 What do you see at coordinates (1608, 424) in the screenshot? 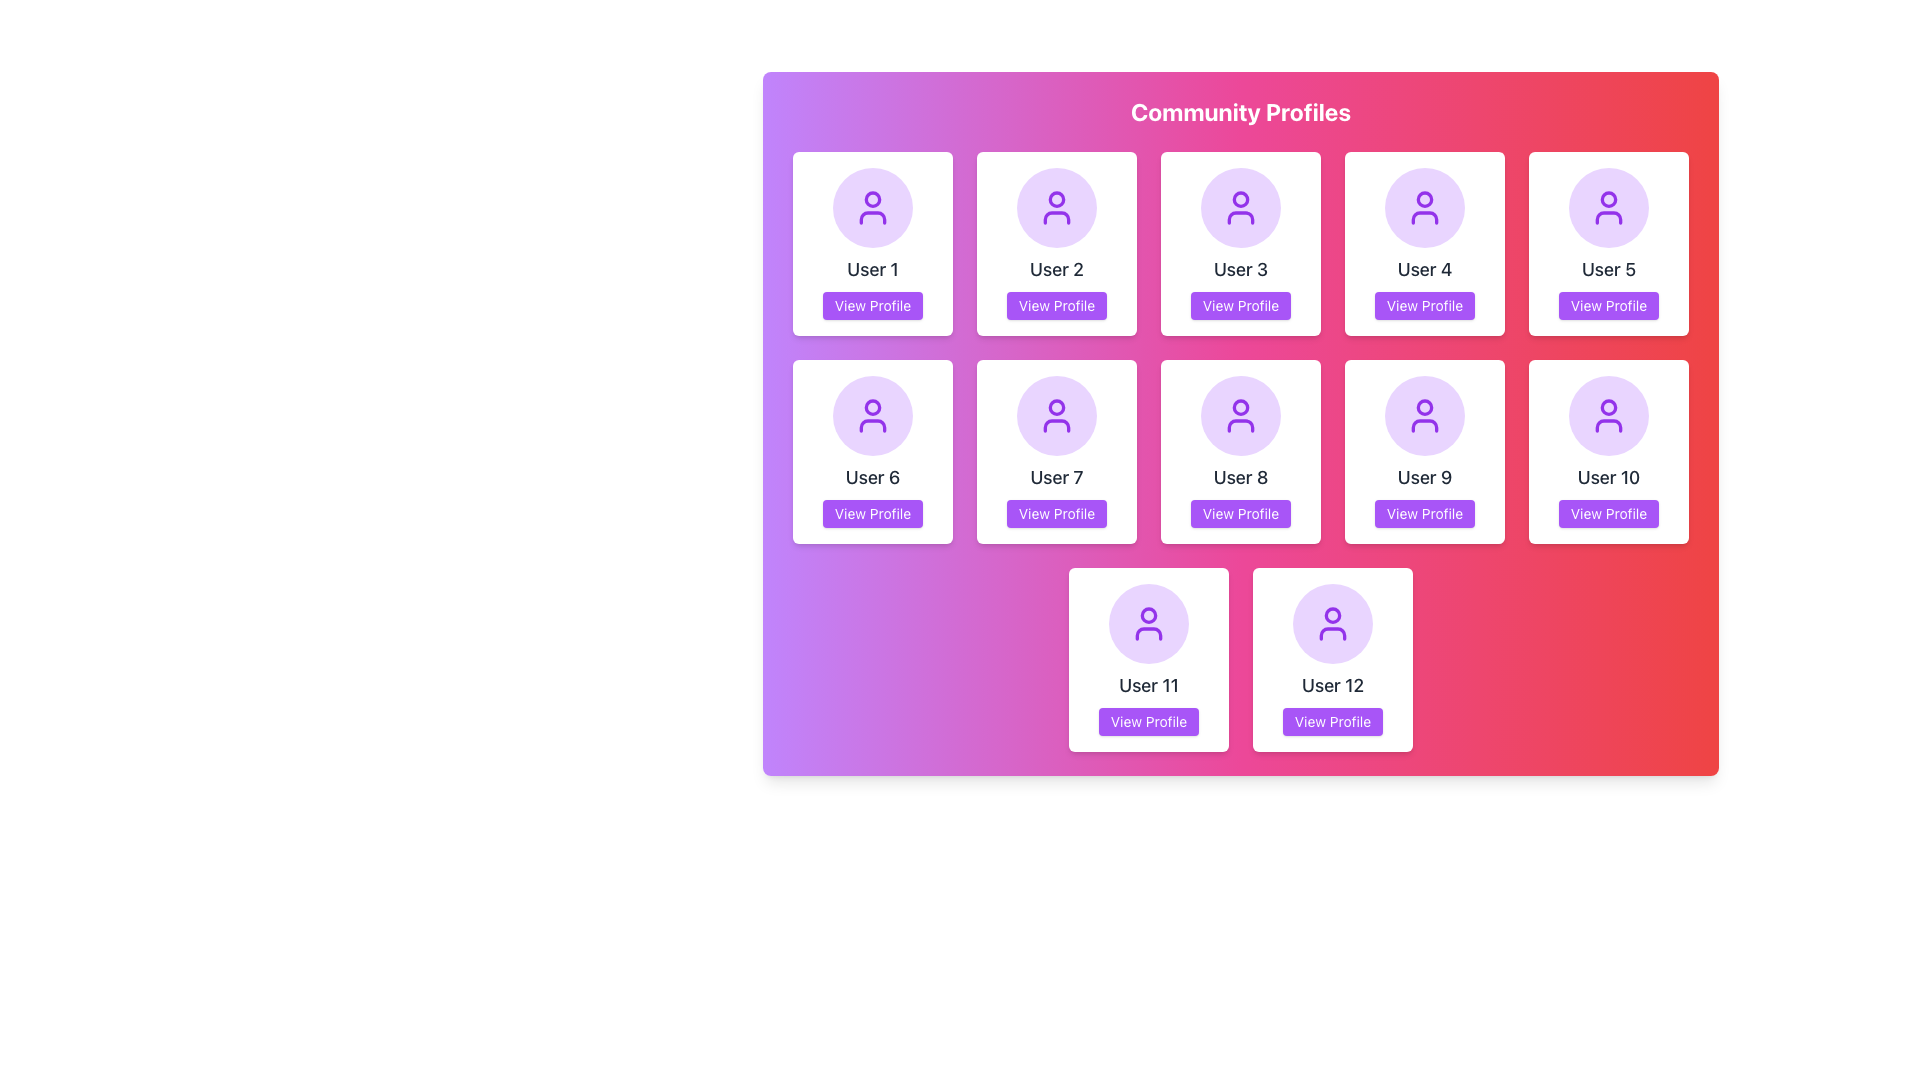
I see `the lower part of the user icon graphic in the 'User 10' card, which is shaped like a rounded rectangle` at bounding box center [1608, 424].